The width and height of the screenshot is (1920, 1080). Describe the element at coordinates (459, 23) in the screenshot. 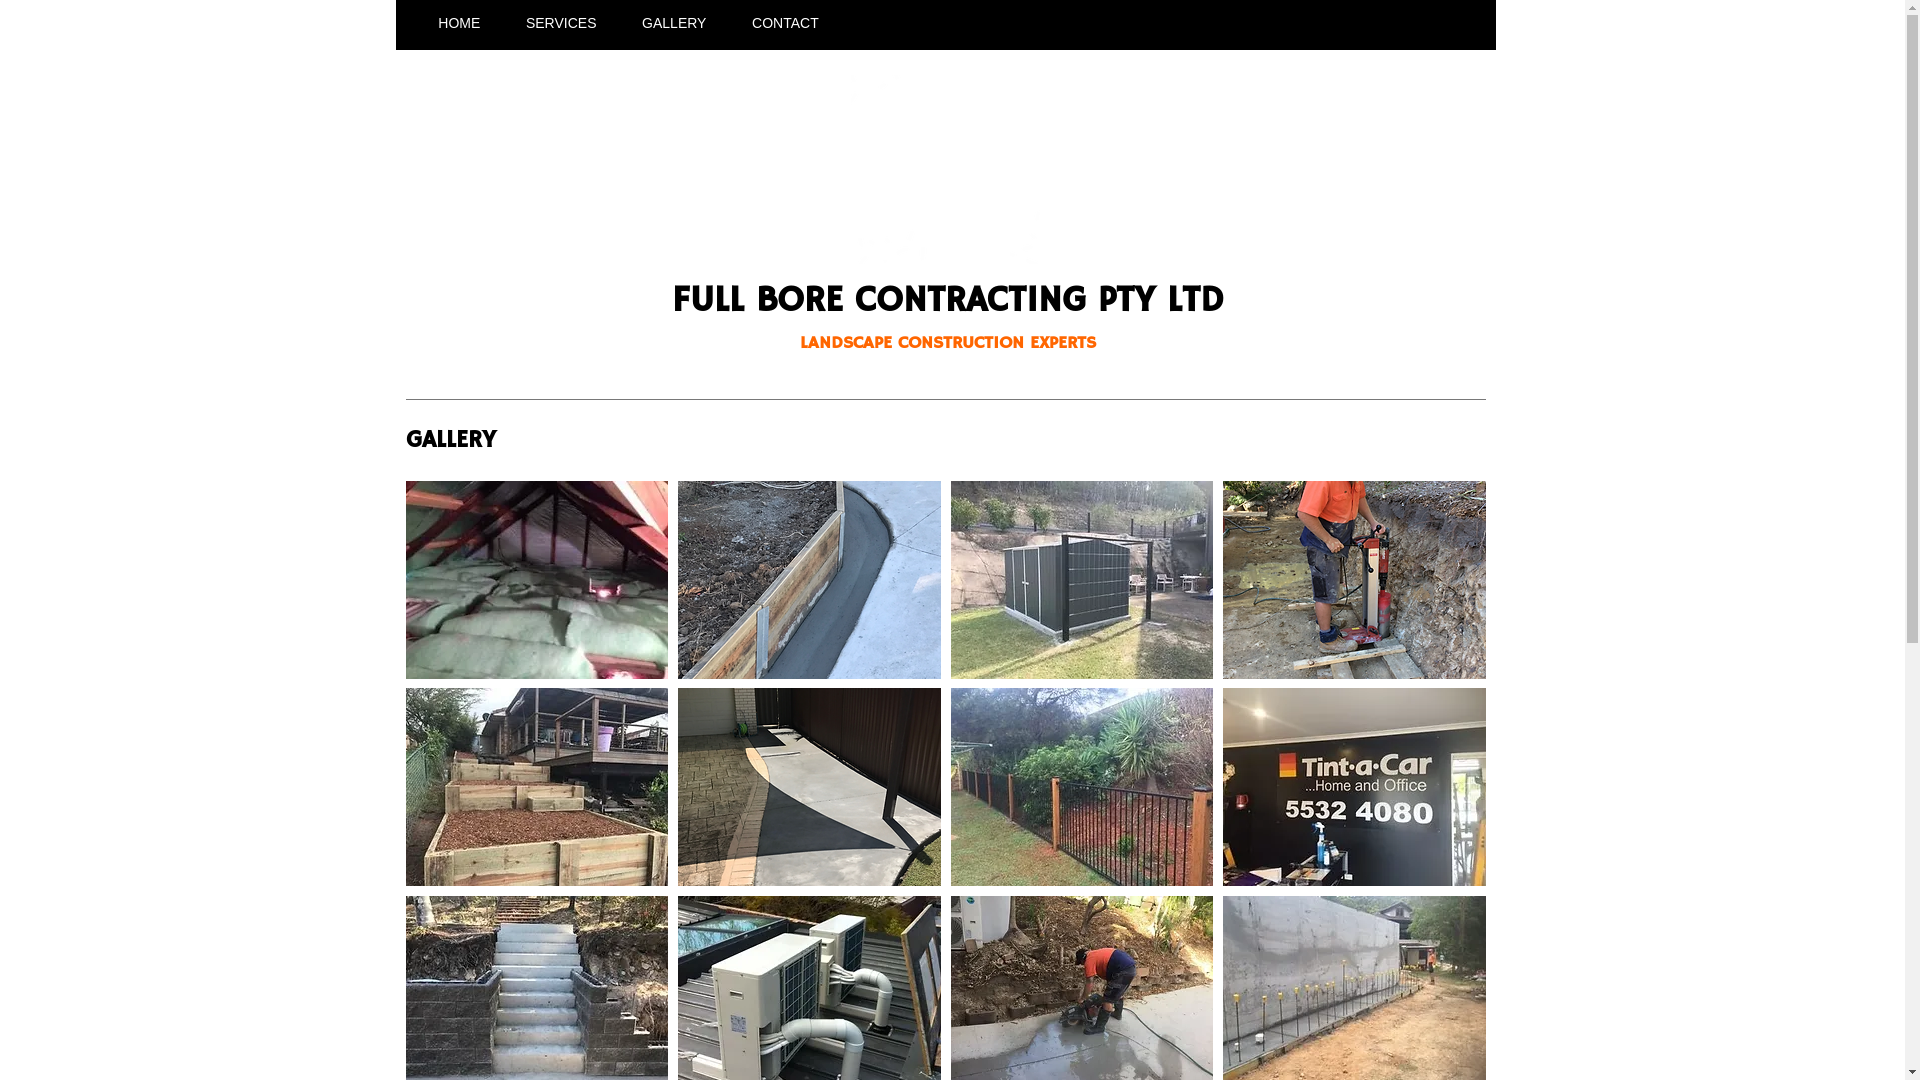

I see `'HOME'` at that location.